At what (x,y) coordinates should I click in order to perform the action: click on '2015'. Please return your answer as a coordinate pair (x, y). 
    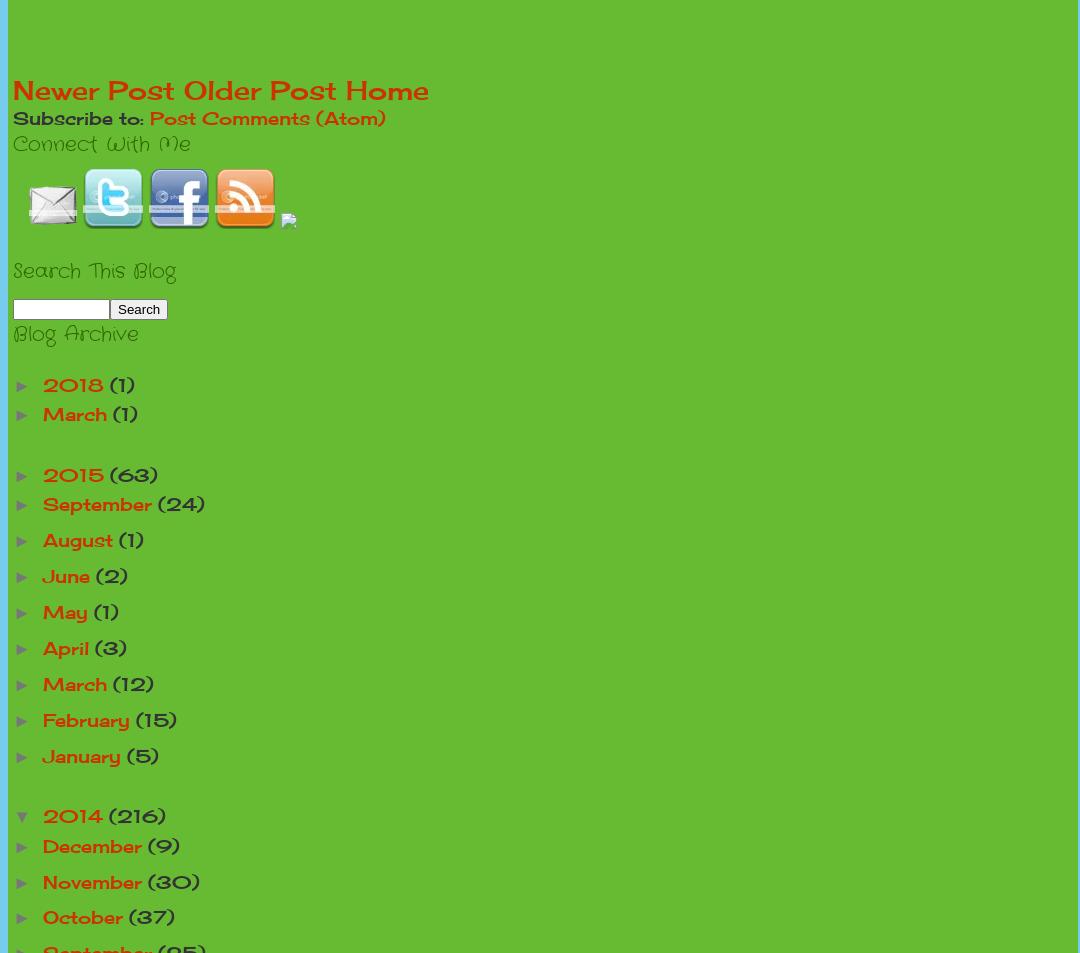
    Looking at the image, I should click on (42, 473).